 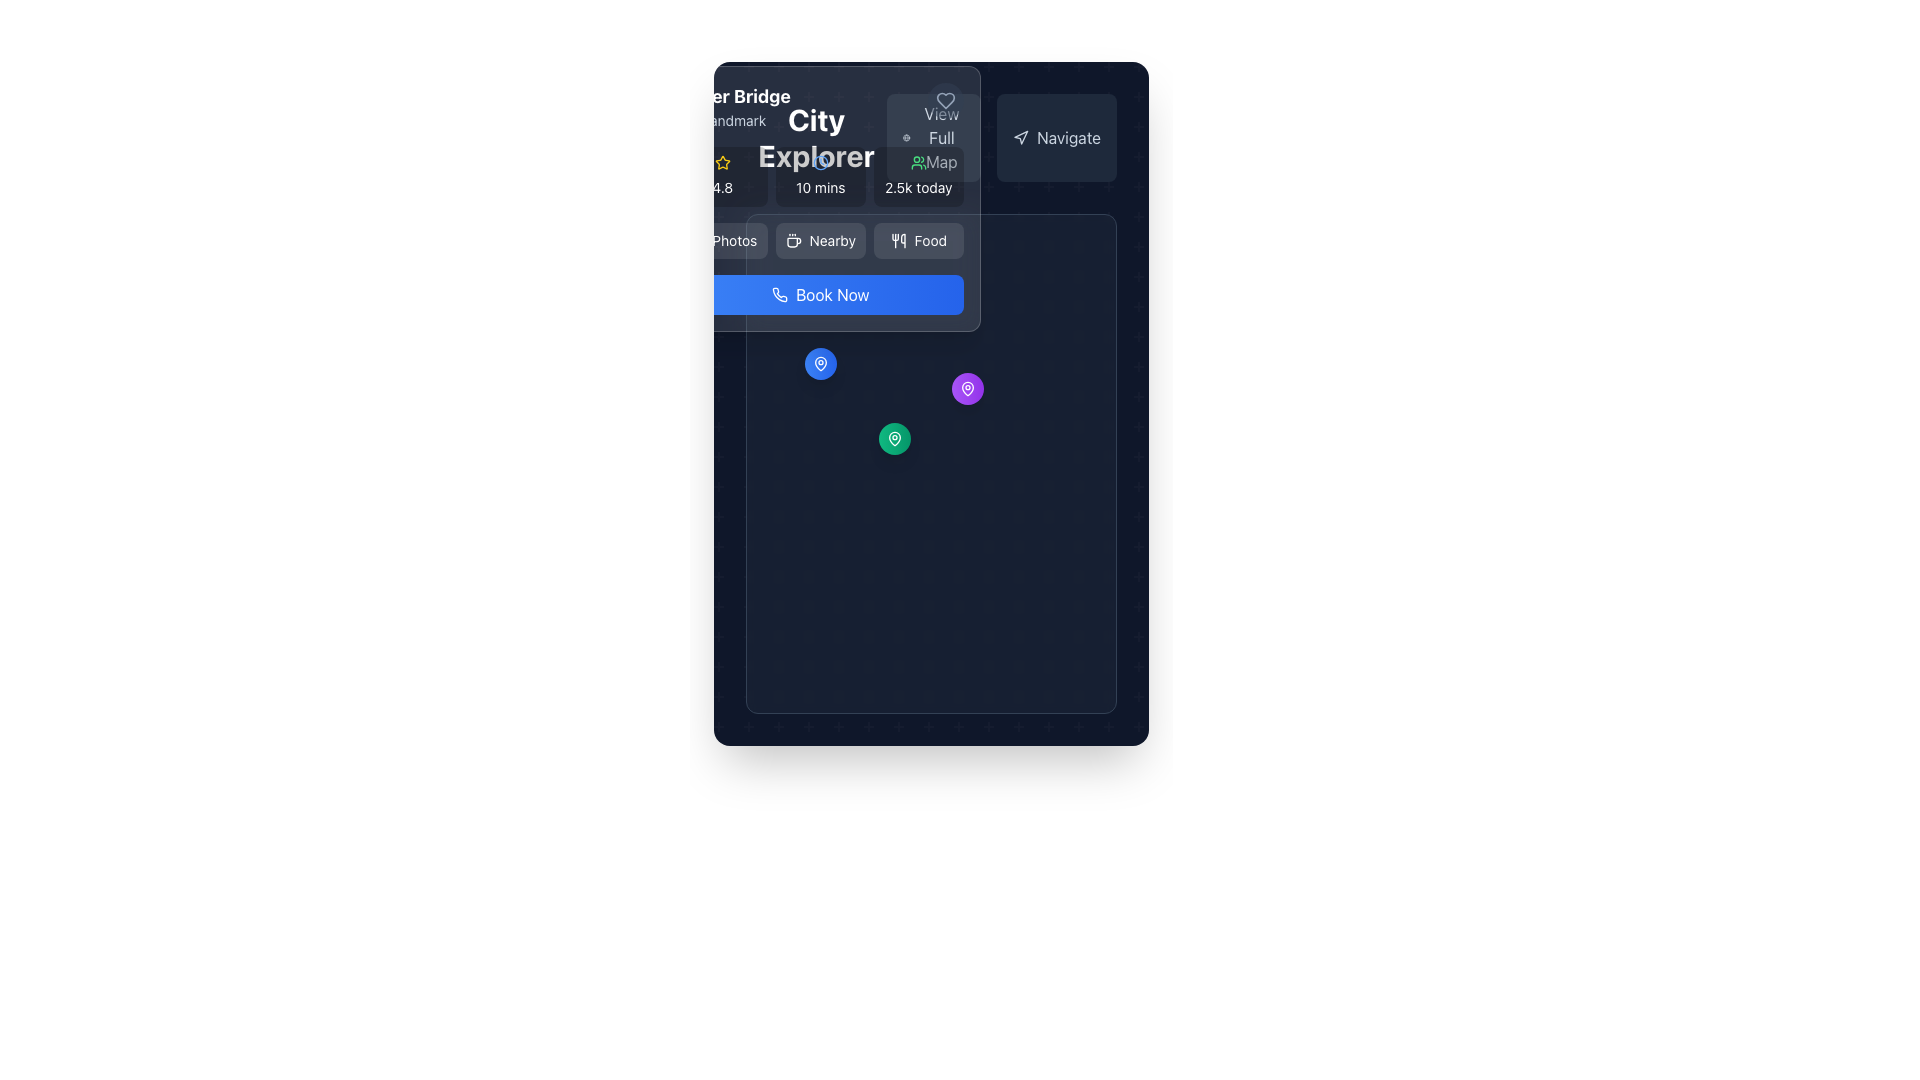 What do you see at coordinates (733, 107) in the screenshot?
I see `the text label displaying 'Tower Bridge' and 'Landmark' in bold and smaller font respectively, located in the top-left corner of the interface` at bounding box center [733, 107].